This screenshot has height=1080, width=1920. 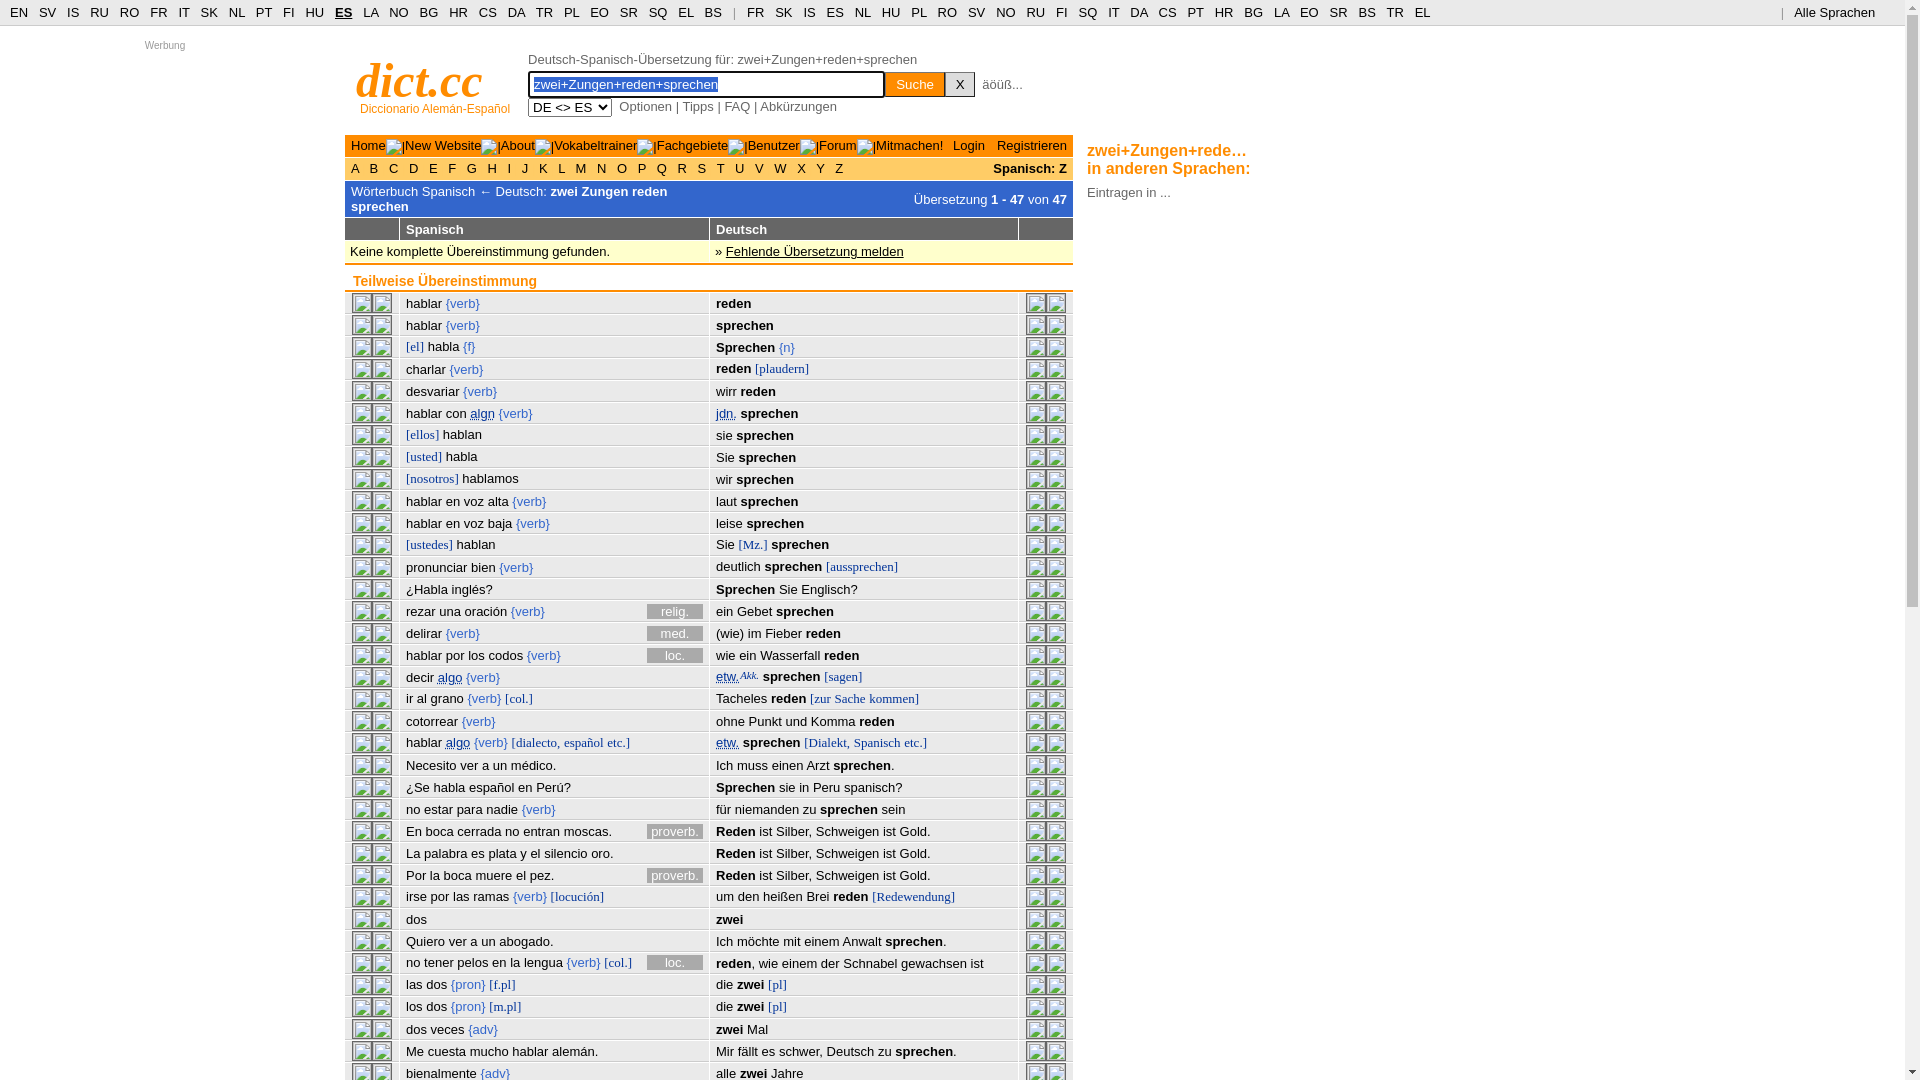 I want to click on 'las', so click(x=413, y=983).